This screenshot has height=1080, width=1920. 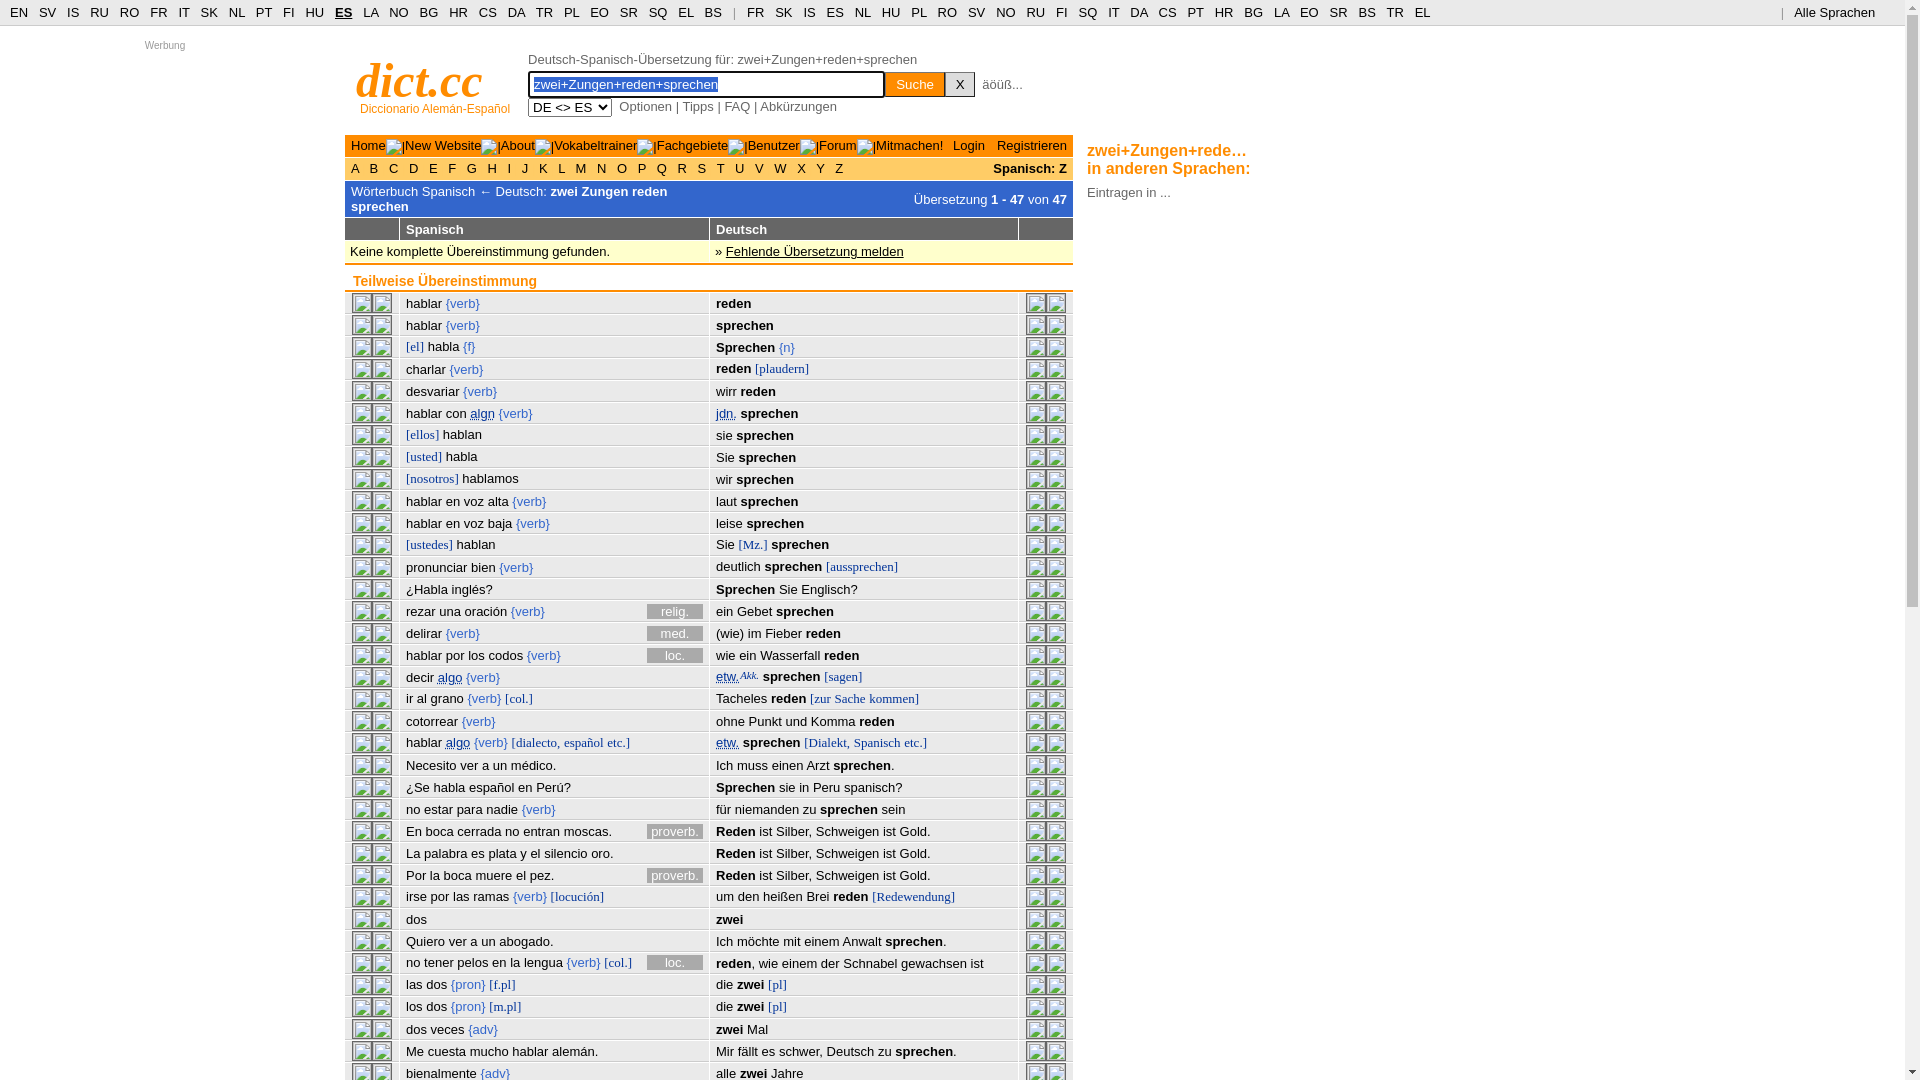 I want to click on 'las', so click(x=413, y=983).